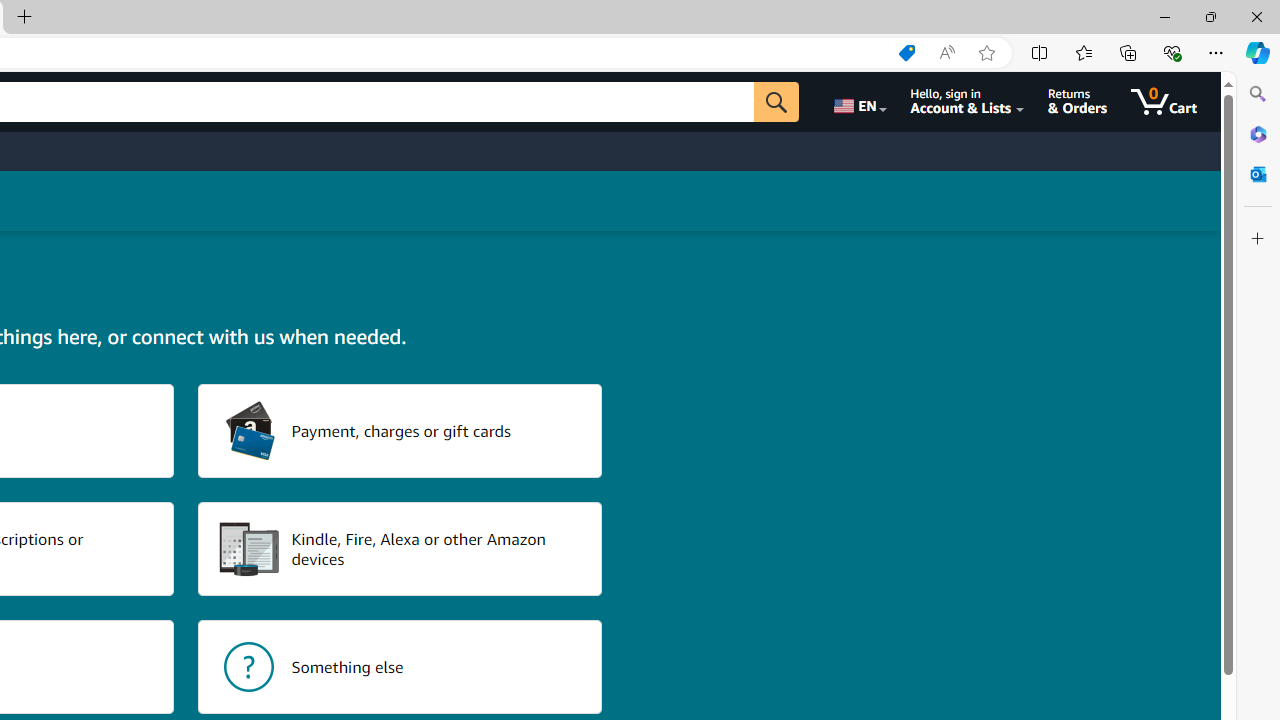  What do you see at coordinates (858, 101) in the screenshot?
I see `'Choose a language for shopping.'` at bounding box center [858, 101].